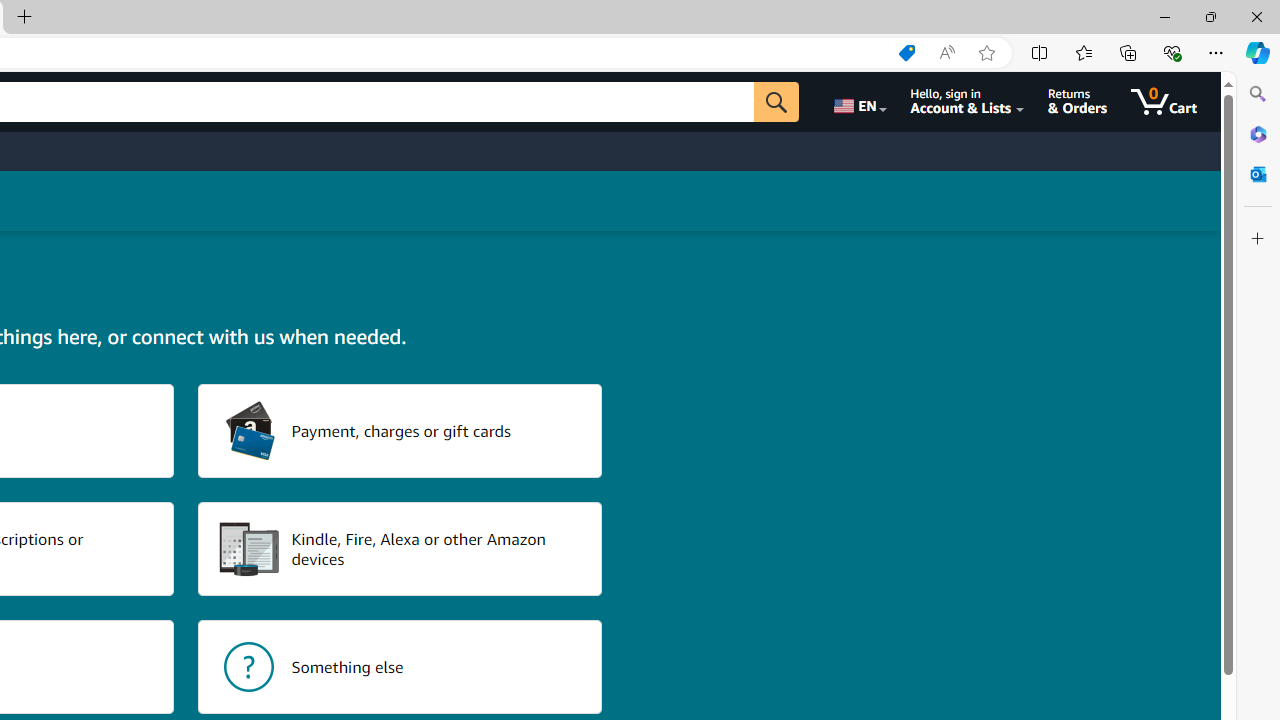  What do you see at coordinates (858, 101) in the screenshot?
I see `'Choose a language for shopping.'` at bounding box center [858, 101].